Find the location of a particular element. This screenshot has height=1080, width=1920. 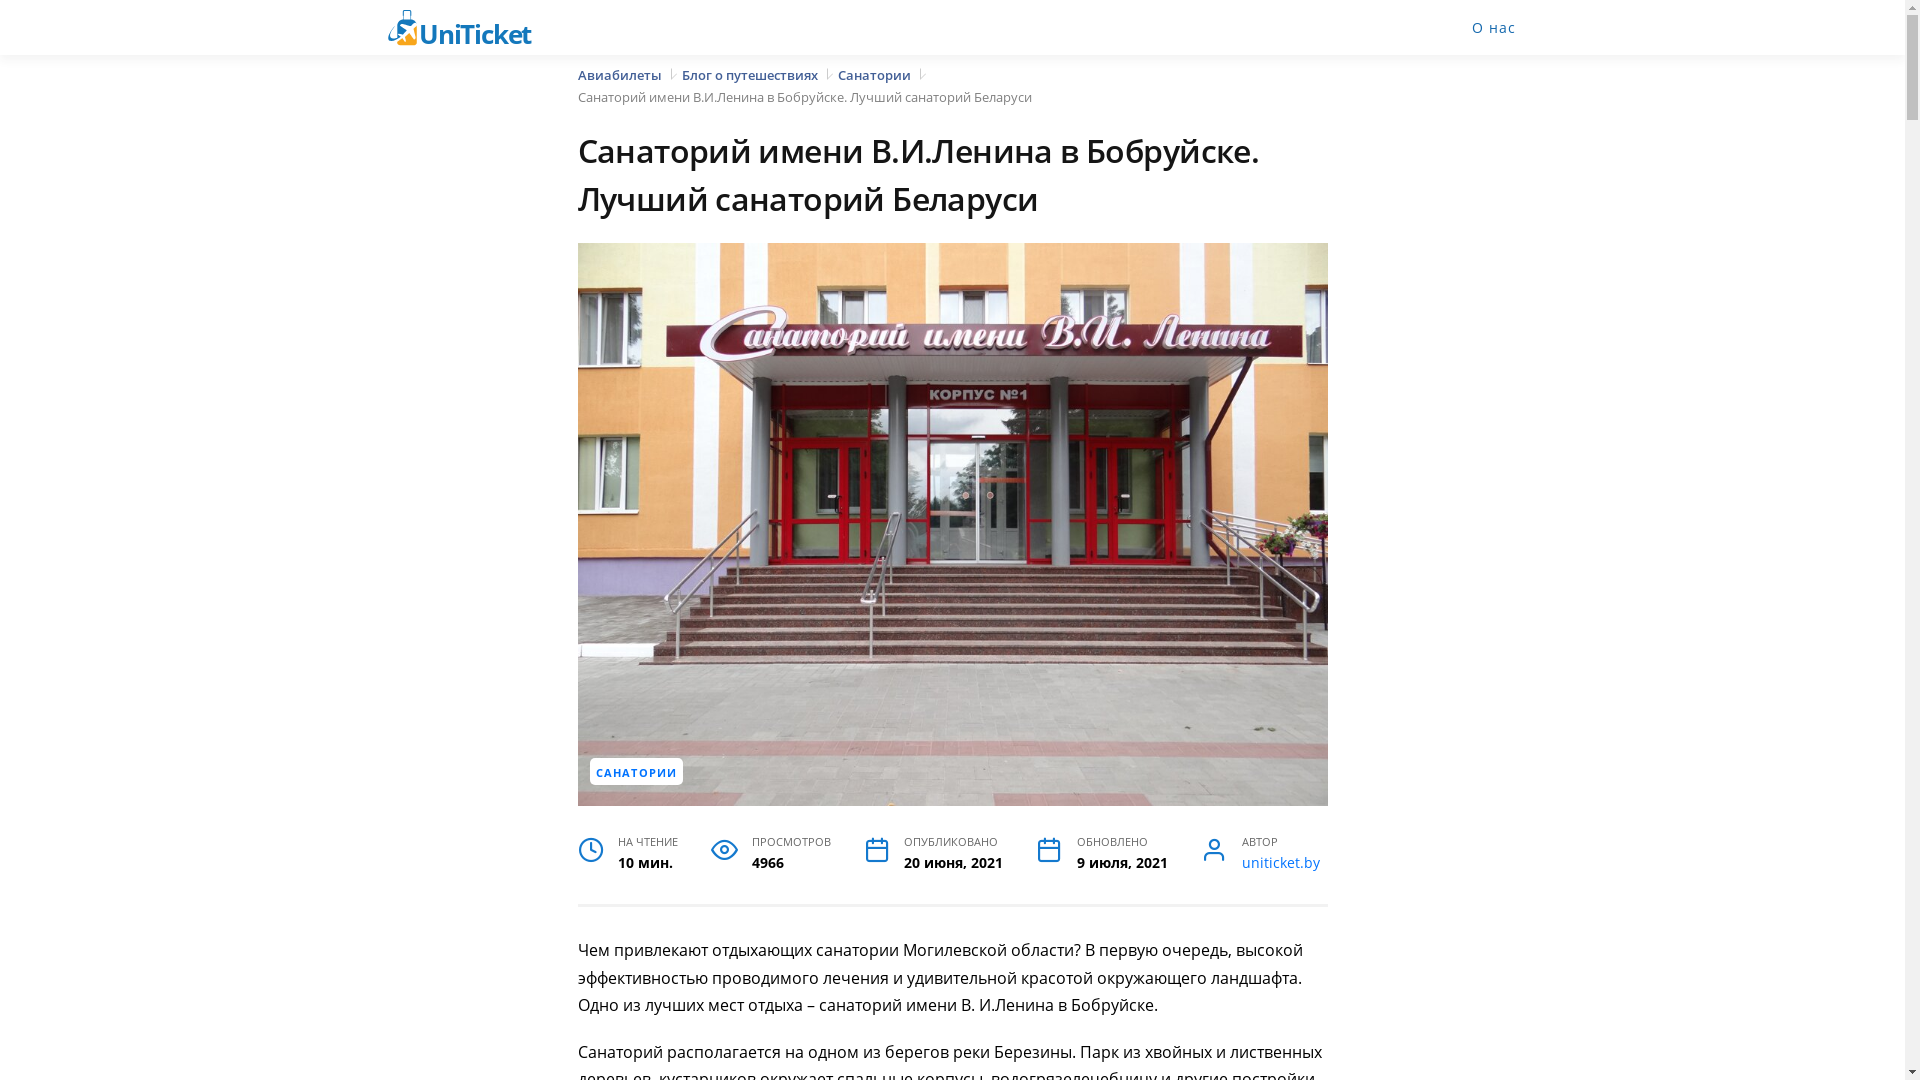

'UniTicket' is located at coordinates (470, 27).